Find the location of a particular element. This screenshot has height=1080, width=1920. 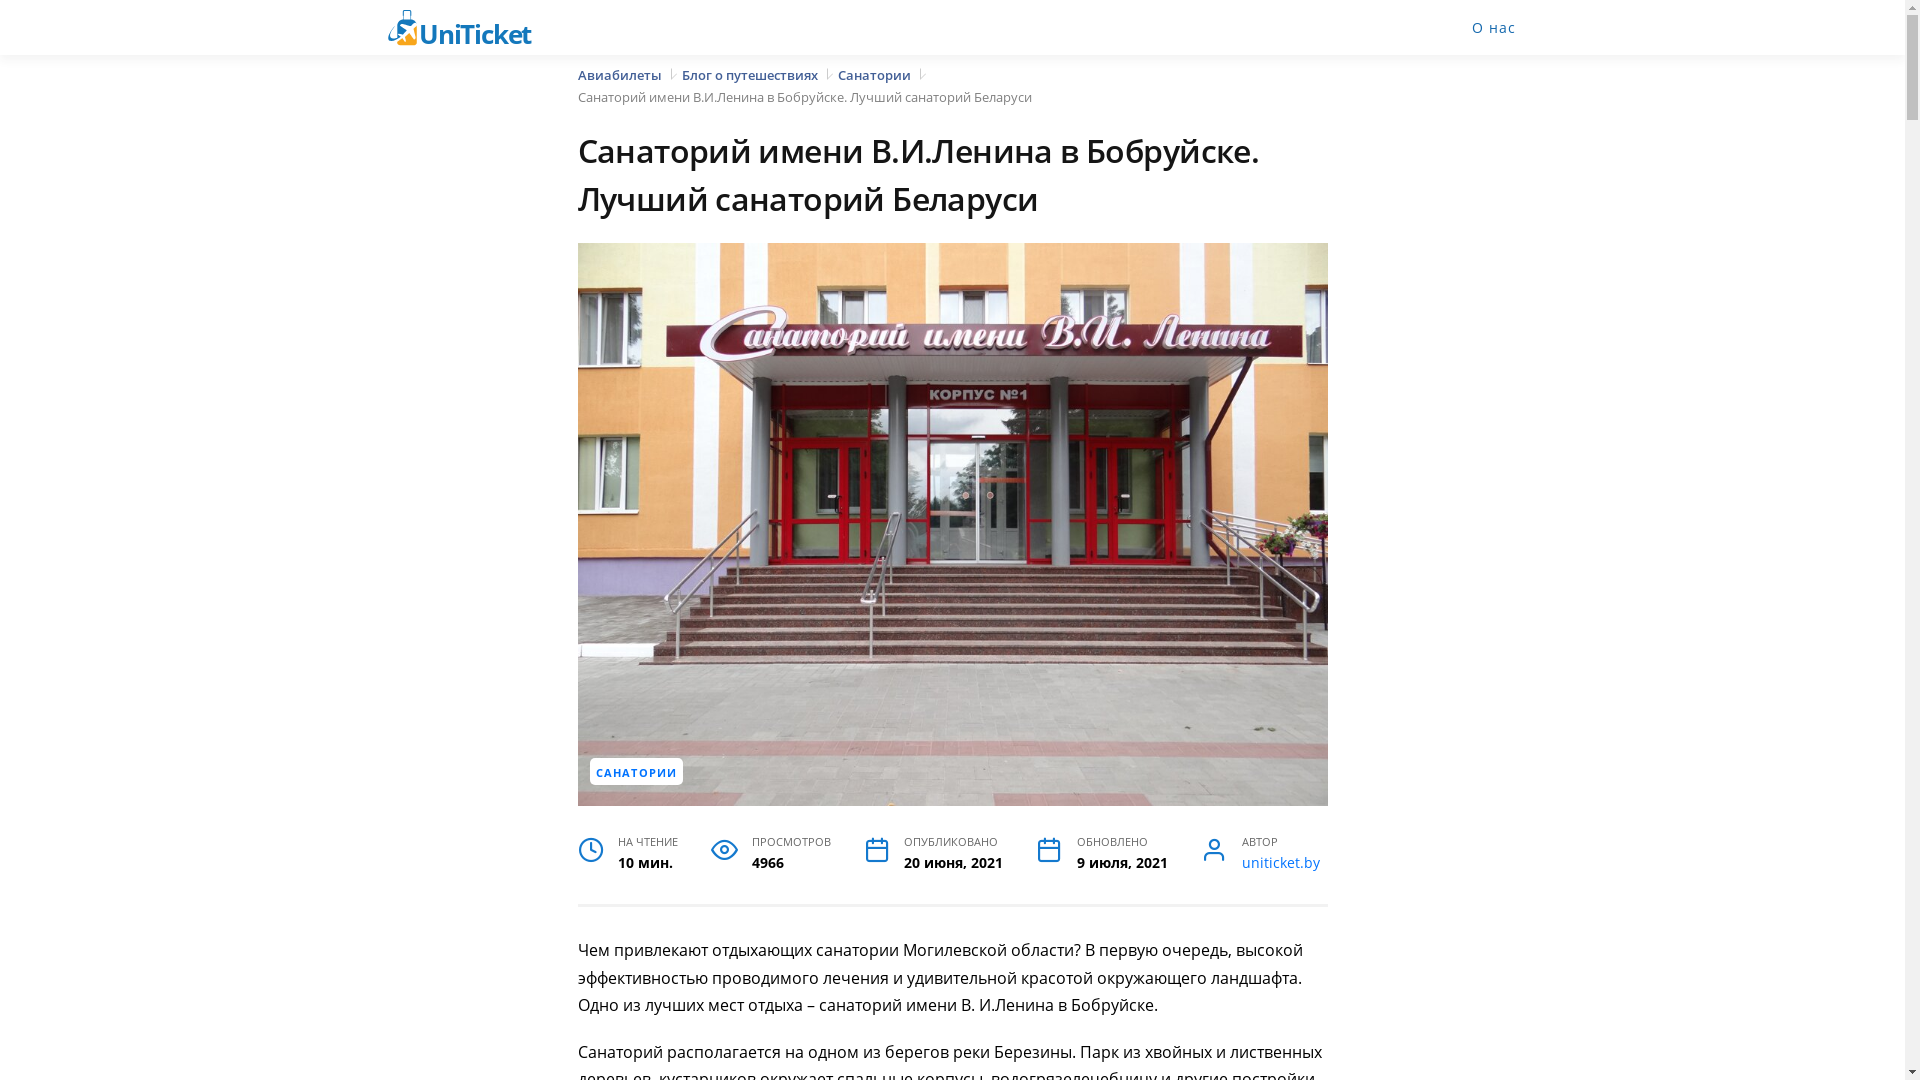

'UniTicket' is located at coordinates (470, 27).